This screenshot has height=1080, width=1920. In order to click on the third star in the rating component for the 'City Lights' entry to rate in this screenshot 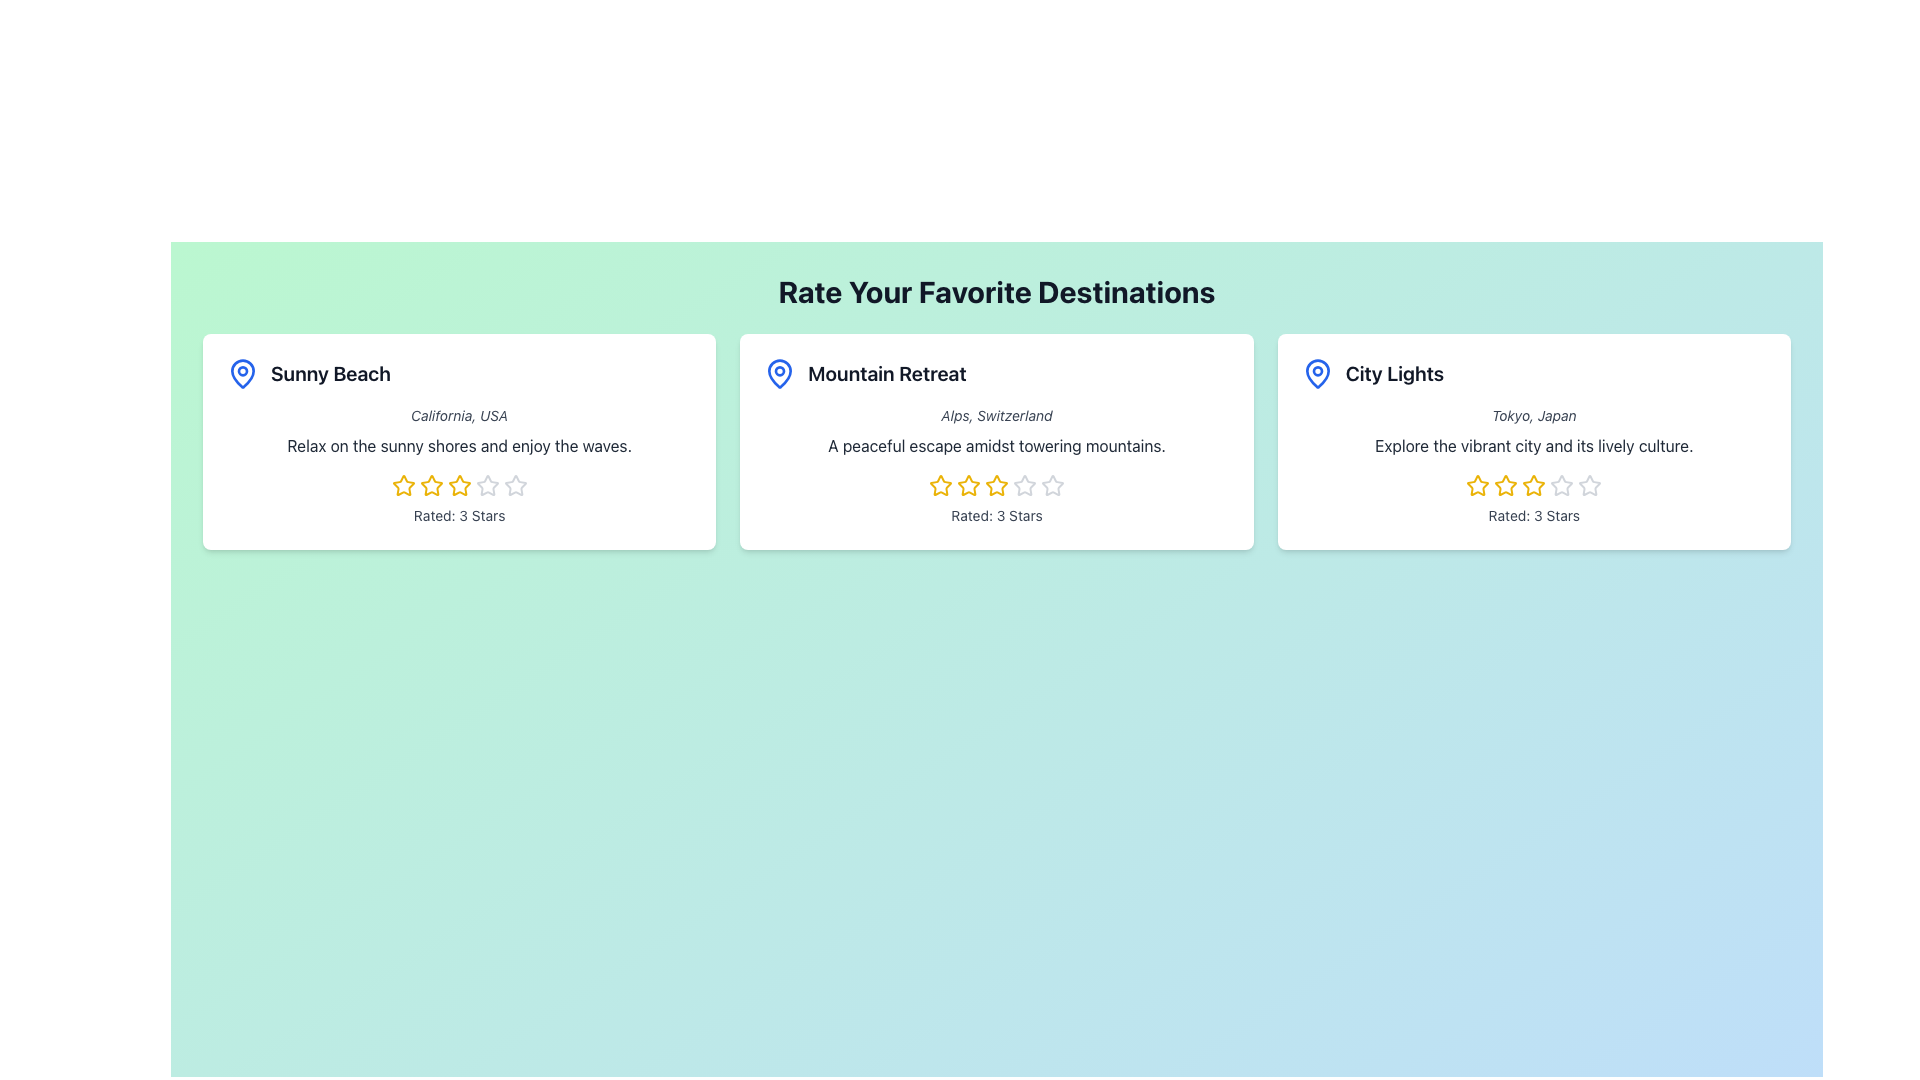, I will do `click(1506, 485)`.